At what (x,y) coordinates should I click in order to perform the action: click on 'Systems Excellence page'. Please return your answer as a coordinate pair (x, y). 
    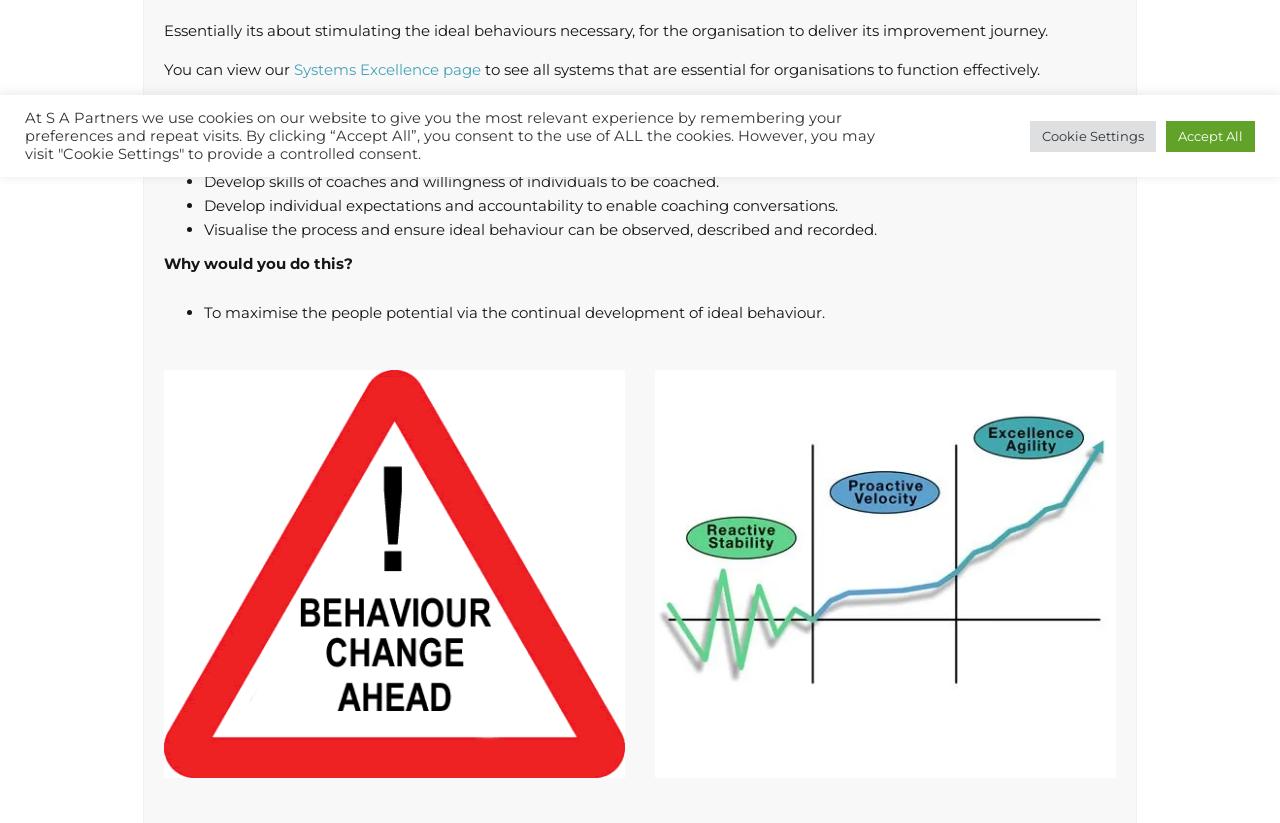
    Looking at the image, I should click on (387, 69).